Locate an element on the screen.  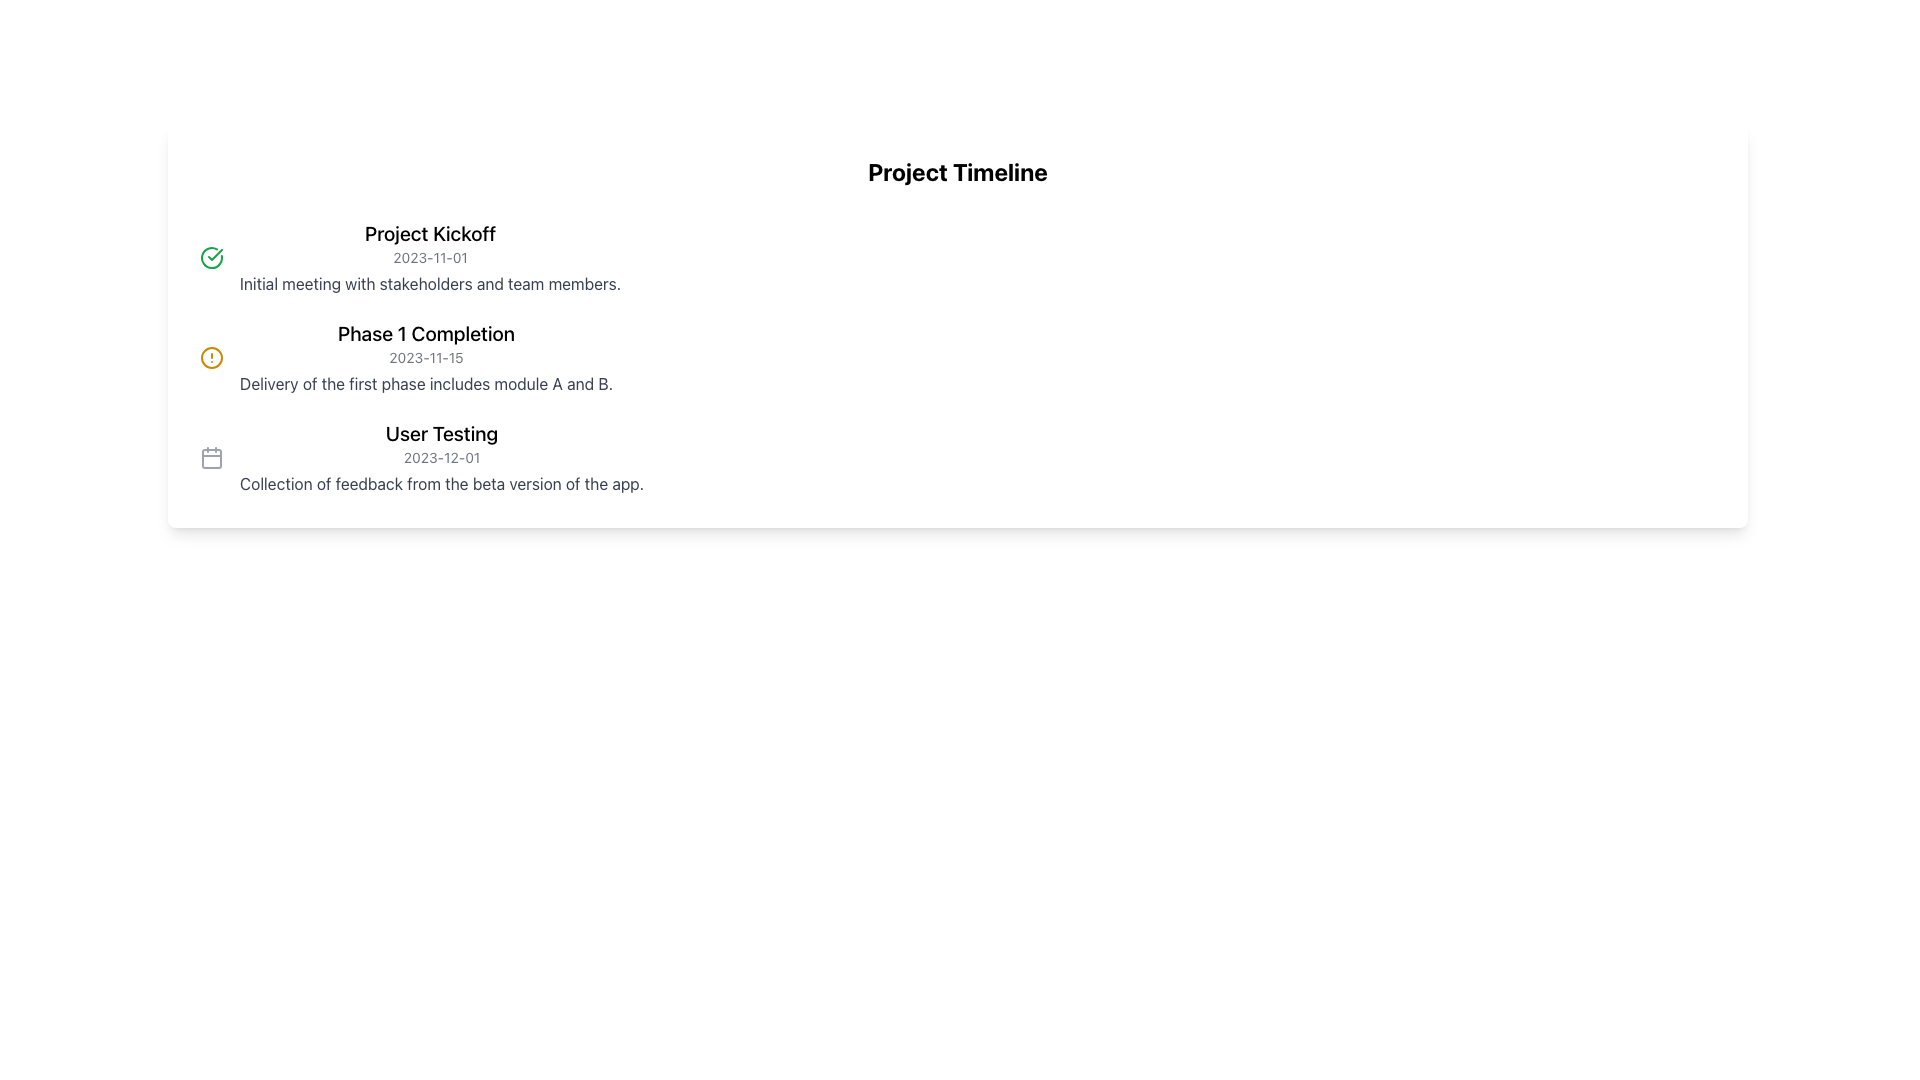
the success icon that symbolizes the completion of the 'Project Kickoff' phase, located to the left of the 'Project Kickoff' title is located at coordinates (211, 257).